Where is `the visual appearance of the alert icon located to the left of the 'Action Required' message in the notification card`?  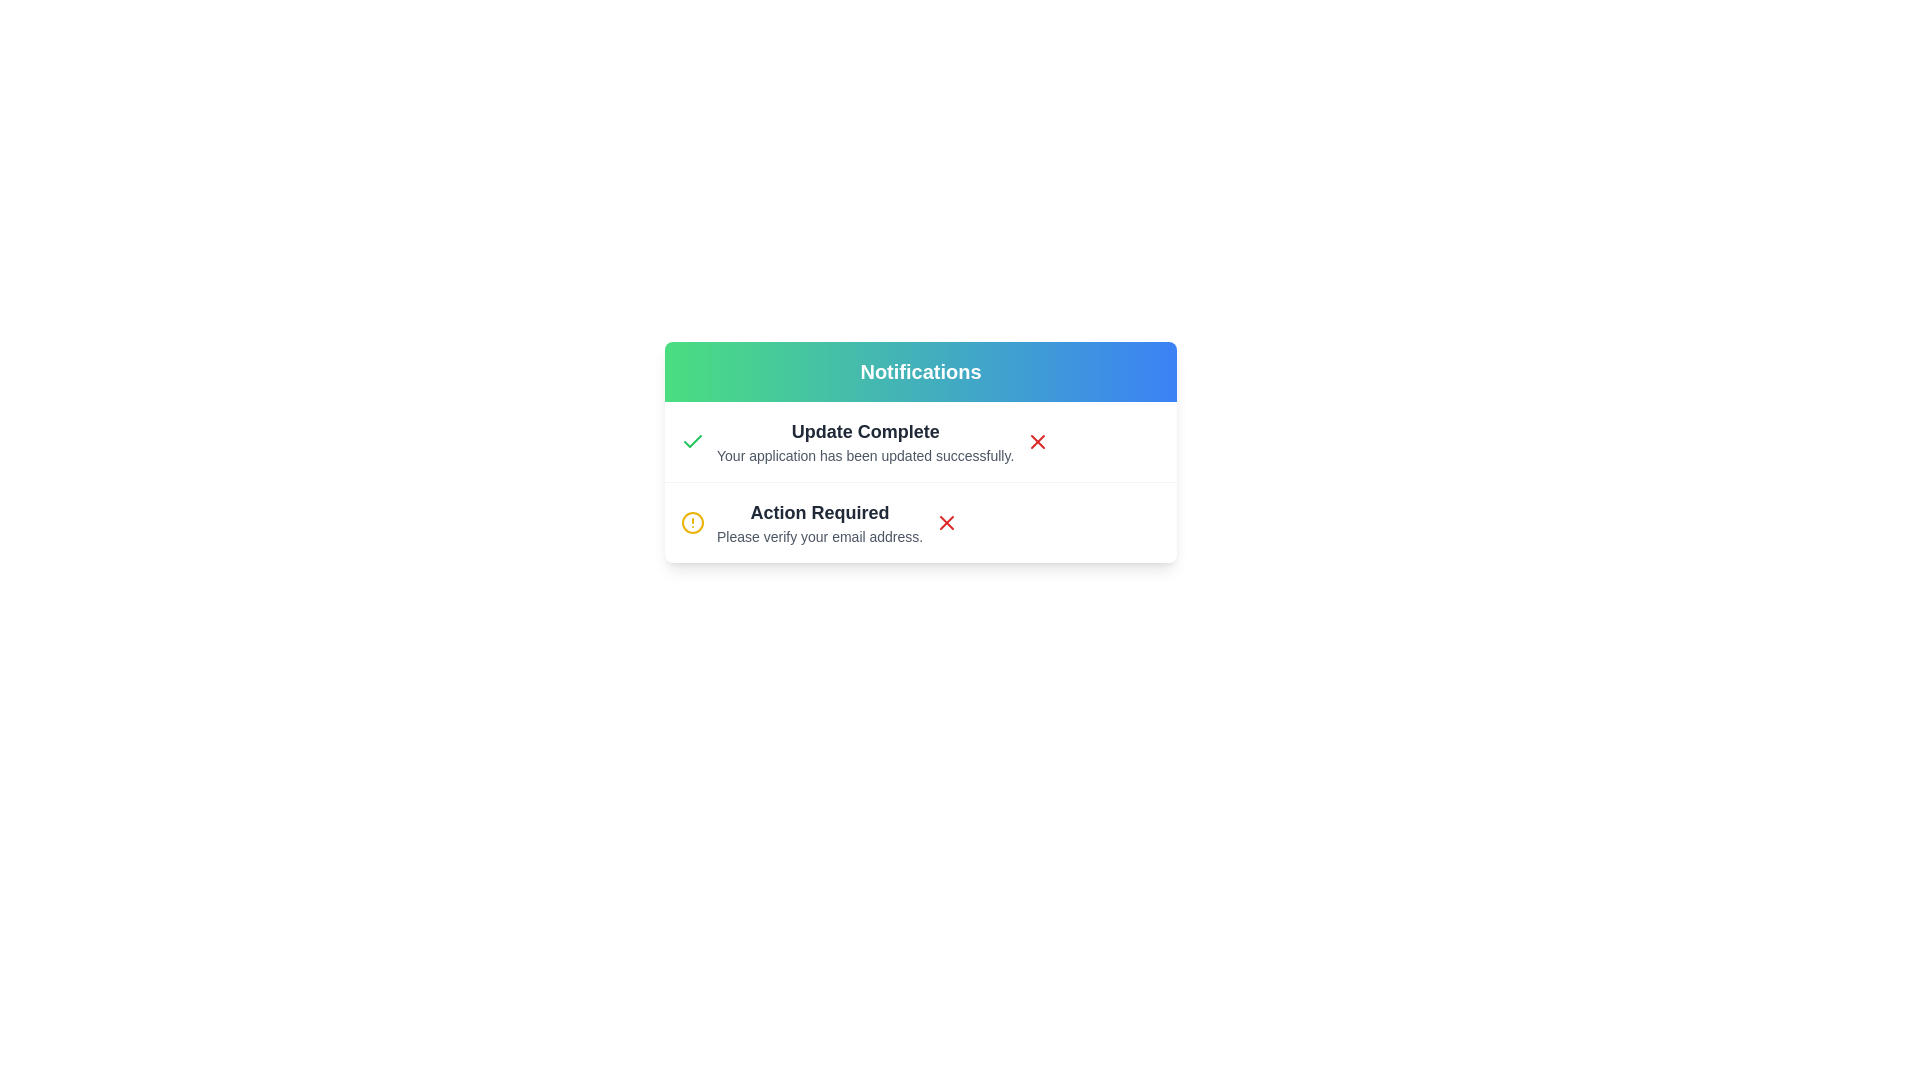 the visual appearance of the alert icon located to the left of the 'Action Required' message in the notification card is located at coordinates (692, 522).